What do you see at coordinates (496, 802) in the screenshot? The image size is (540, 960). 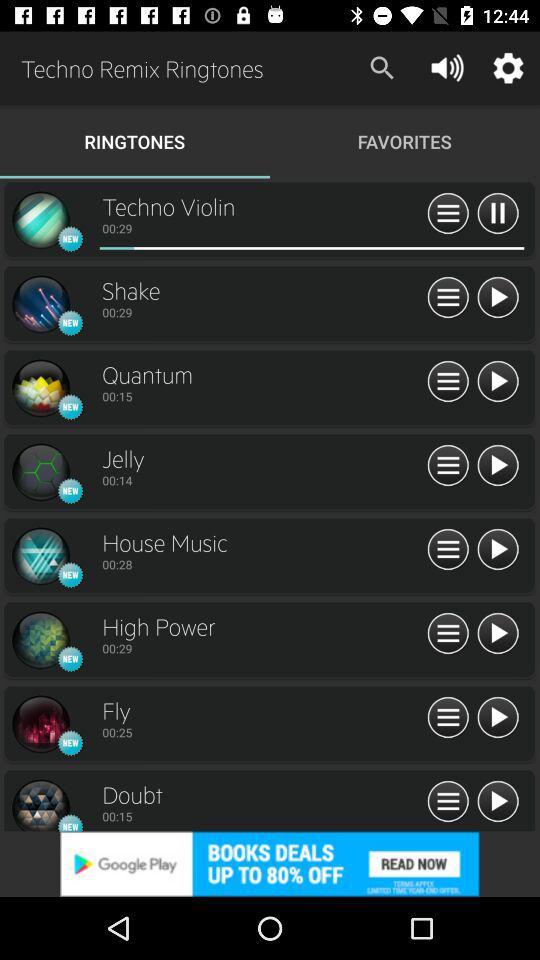 I see `play` at bounding box center [496, 802].